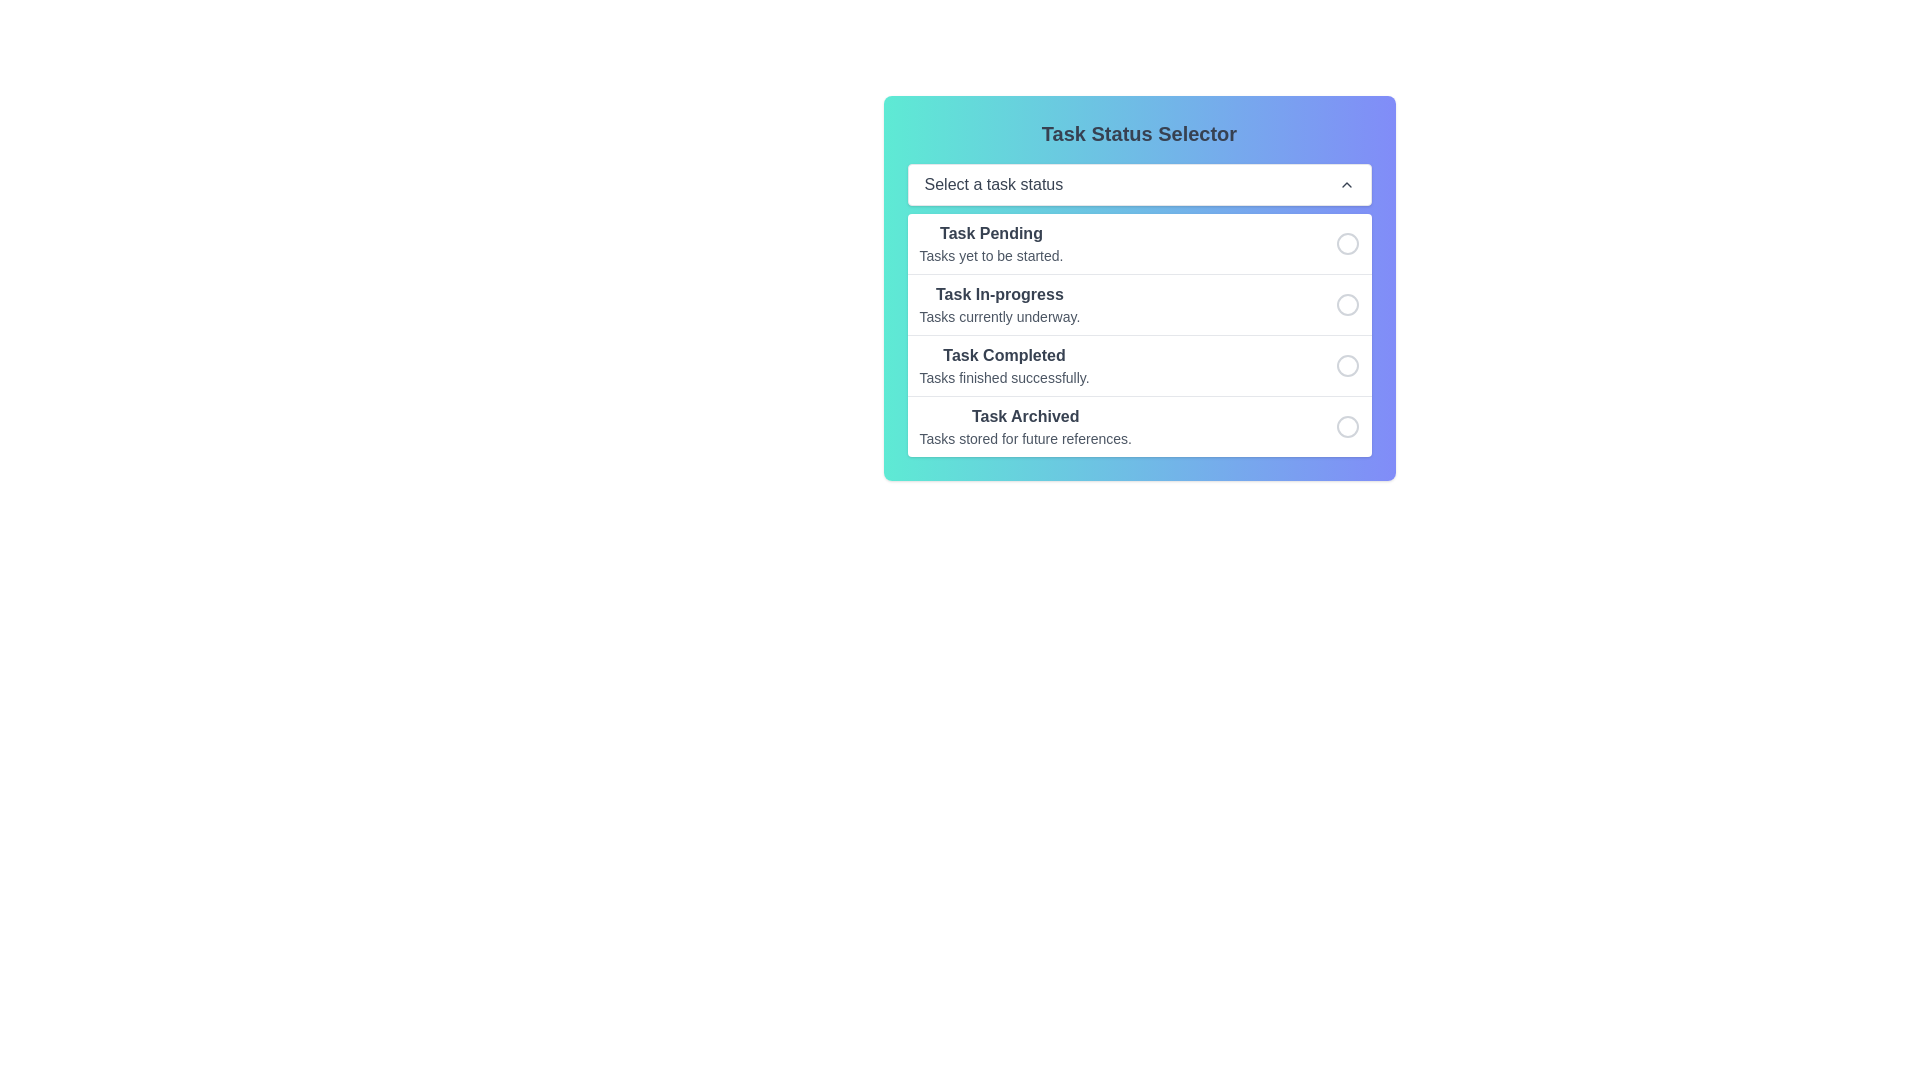 This screenshot has width=1920, height=1080. Describe the element at coordinates (1347, 304) in the screenshot. I see `the second radio button in the vertical list aligned with 'Task In-progress'` at that location.